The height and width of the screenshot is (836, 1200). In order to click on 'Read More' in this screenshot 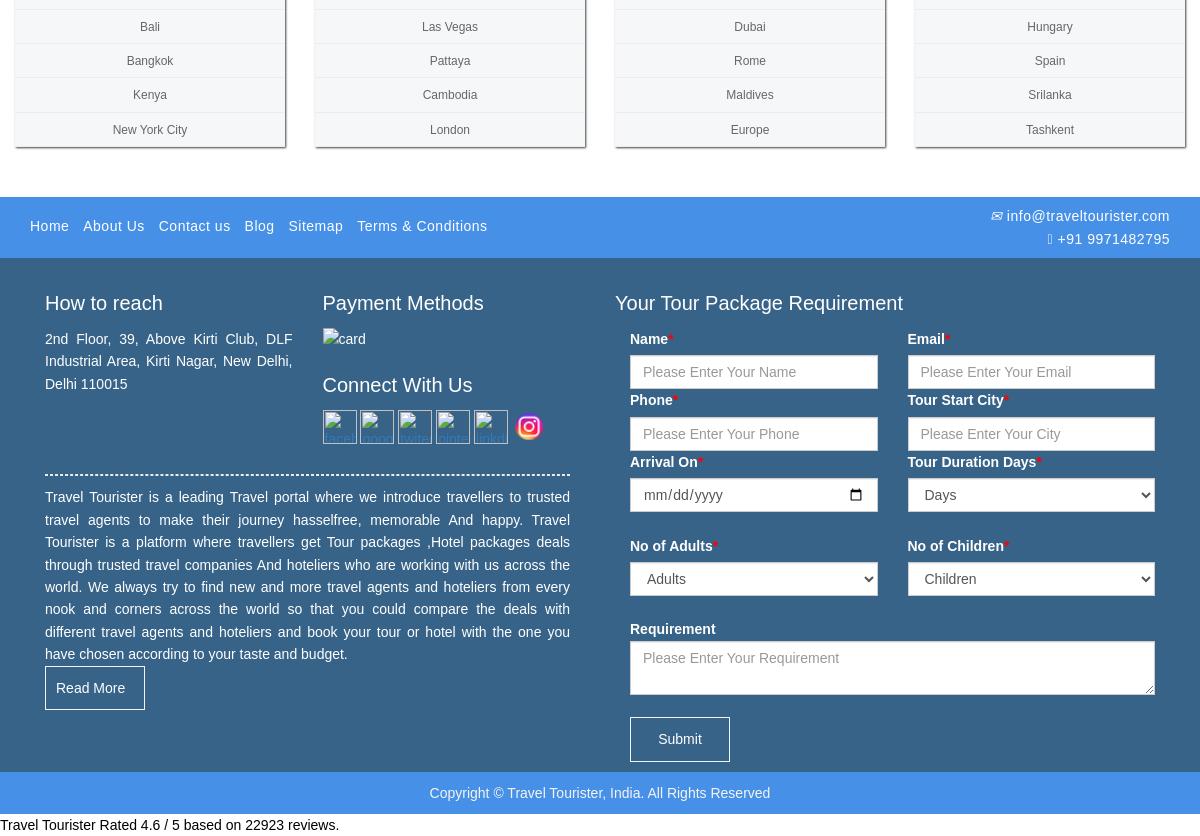, I will do `click(90, 687)`.